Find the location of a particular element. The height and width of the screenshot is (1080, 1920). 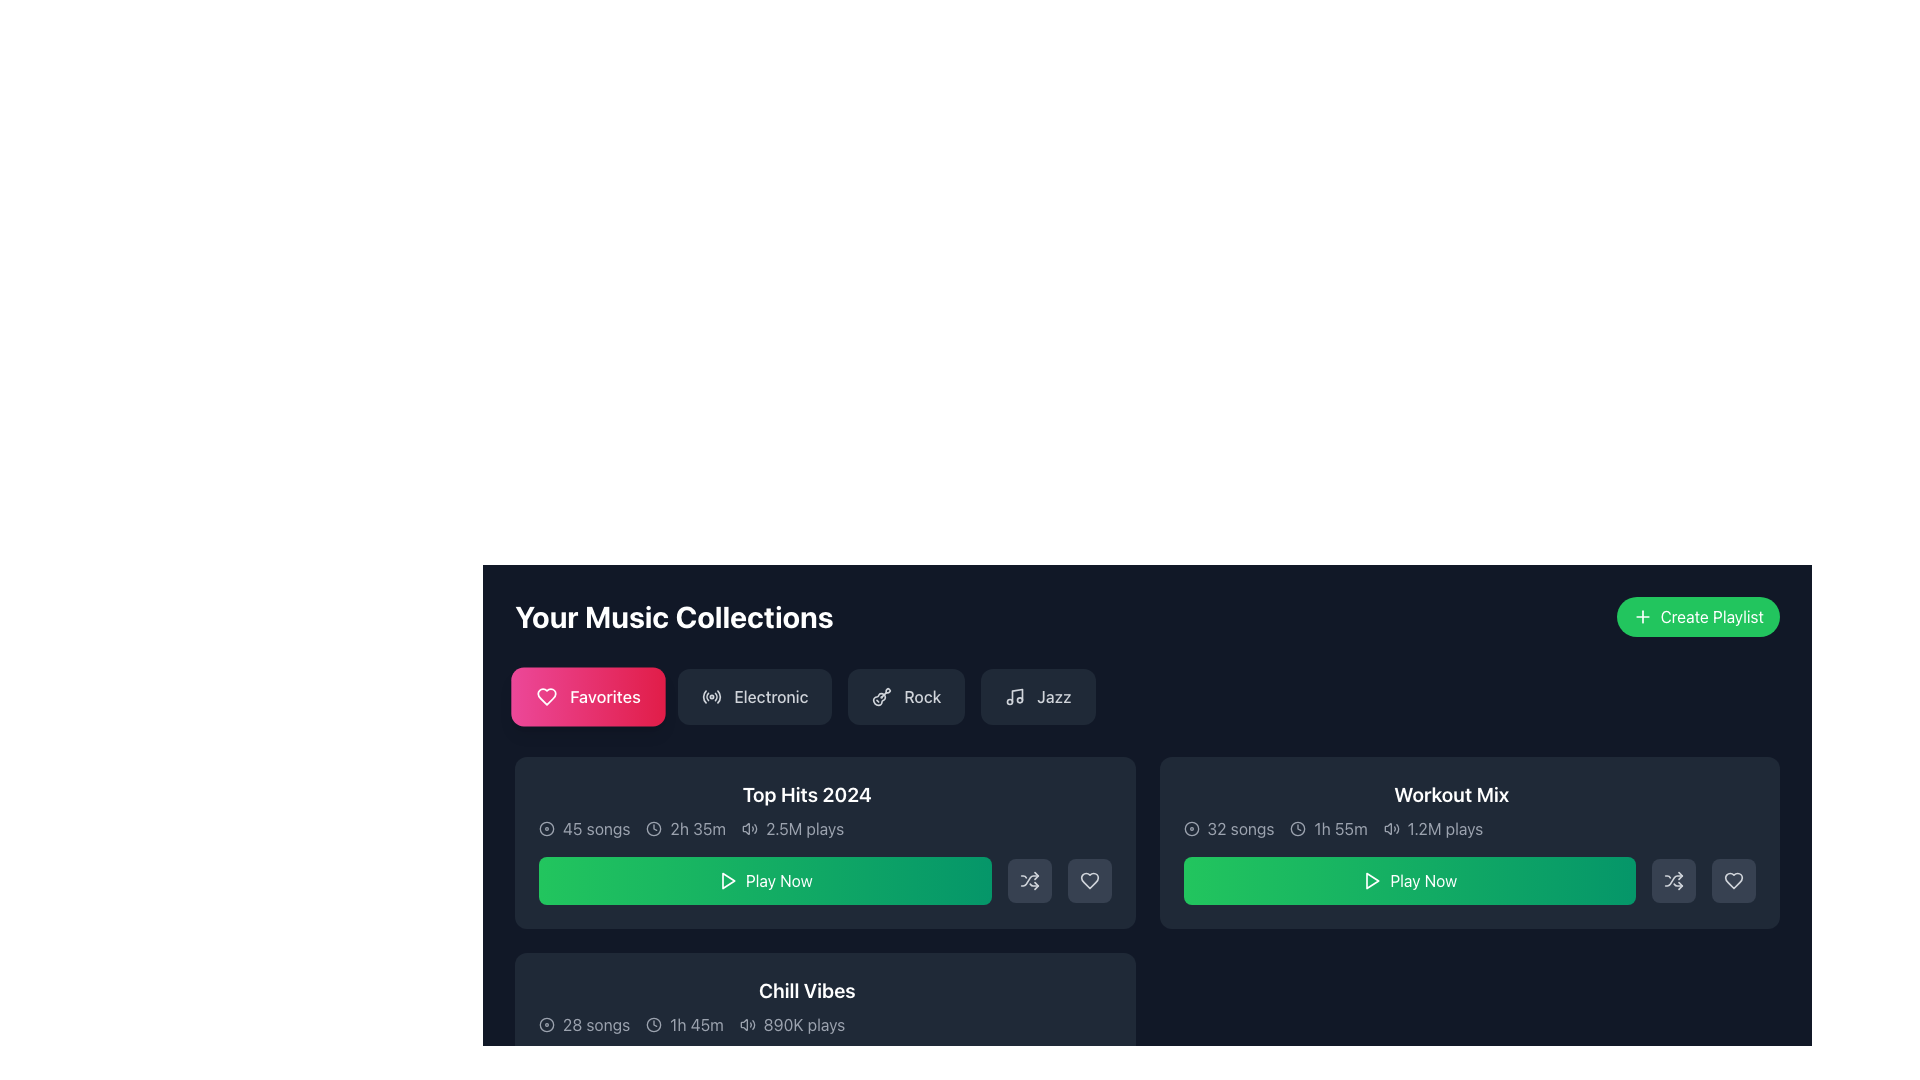

the music playback button located to the right of the song information for the workout mix is located at coordinates (1408, 879).